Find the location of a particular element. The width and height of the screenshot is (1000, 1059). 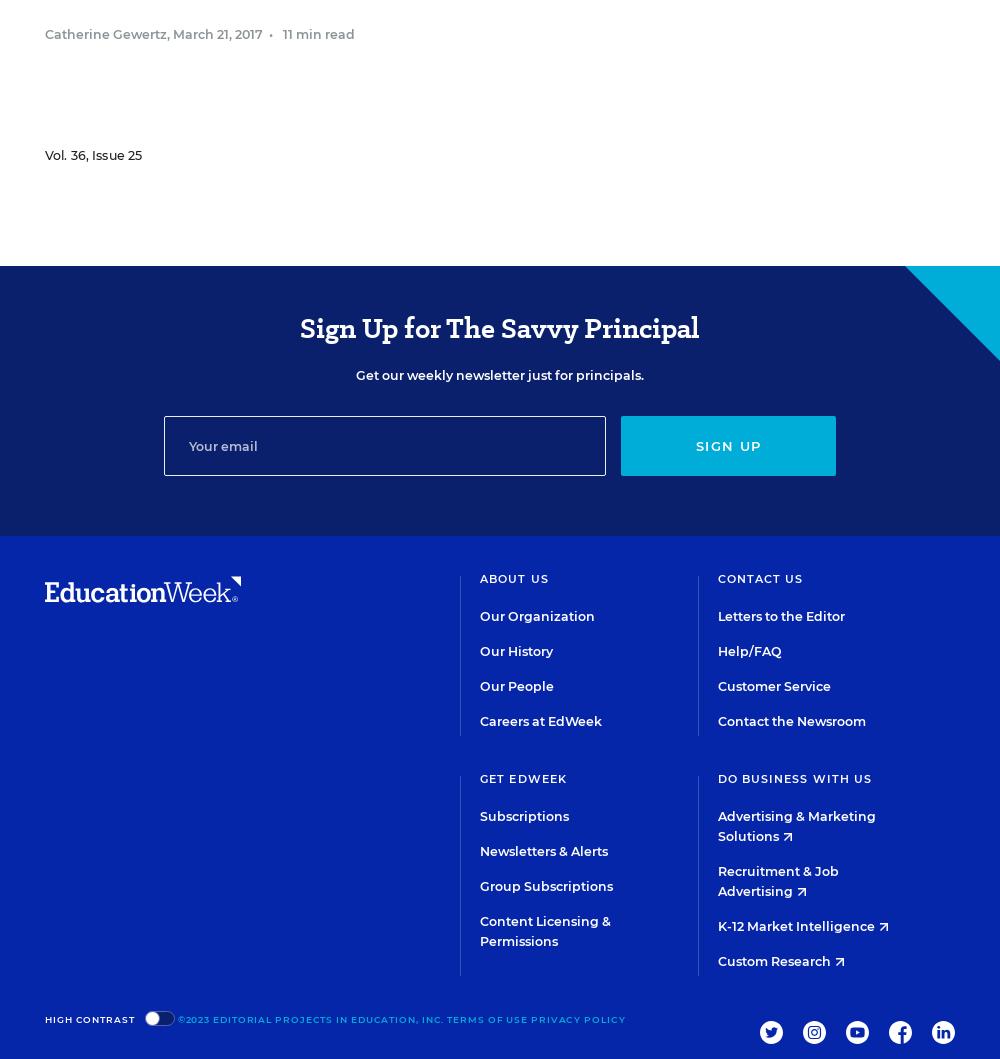

'Group Subscriptions' is located at coordinates (479, 886).